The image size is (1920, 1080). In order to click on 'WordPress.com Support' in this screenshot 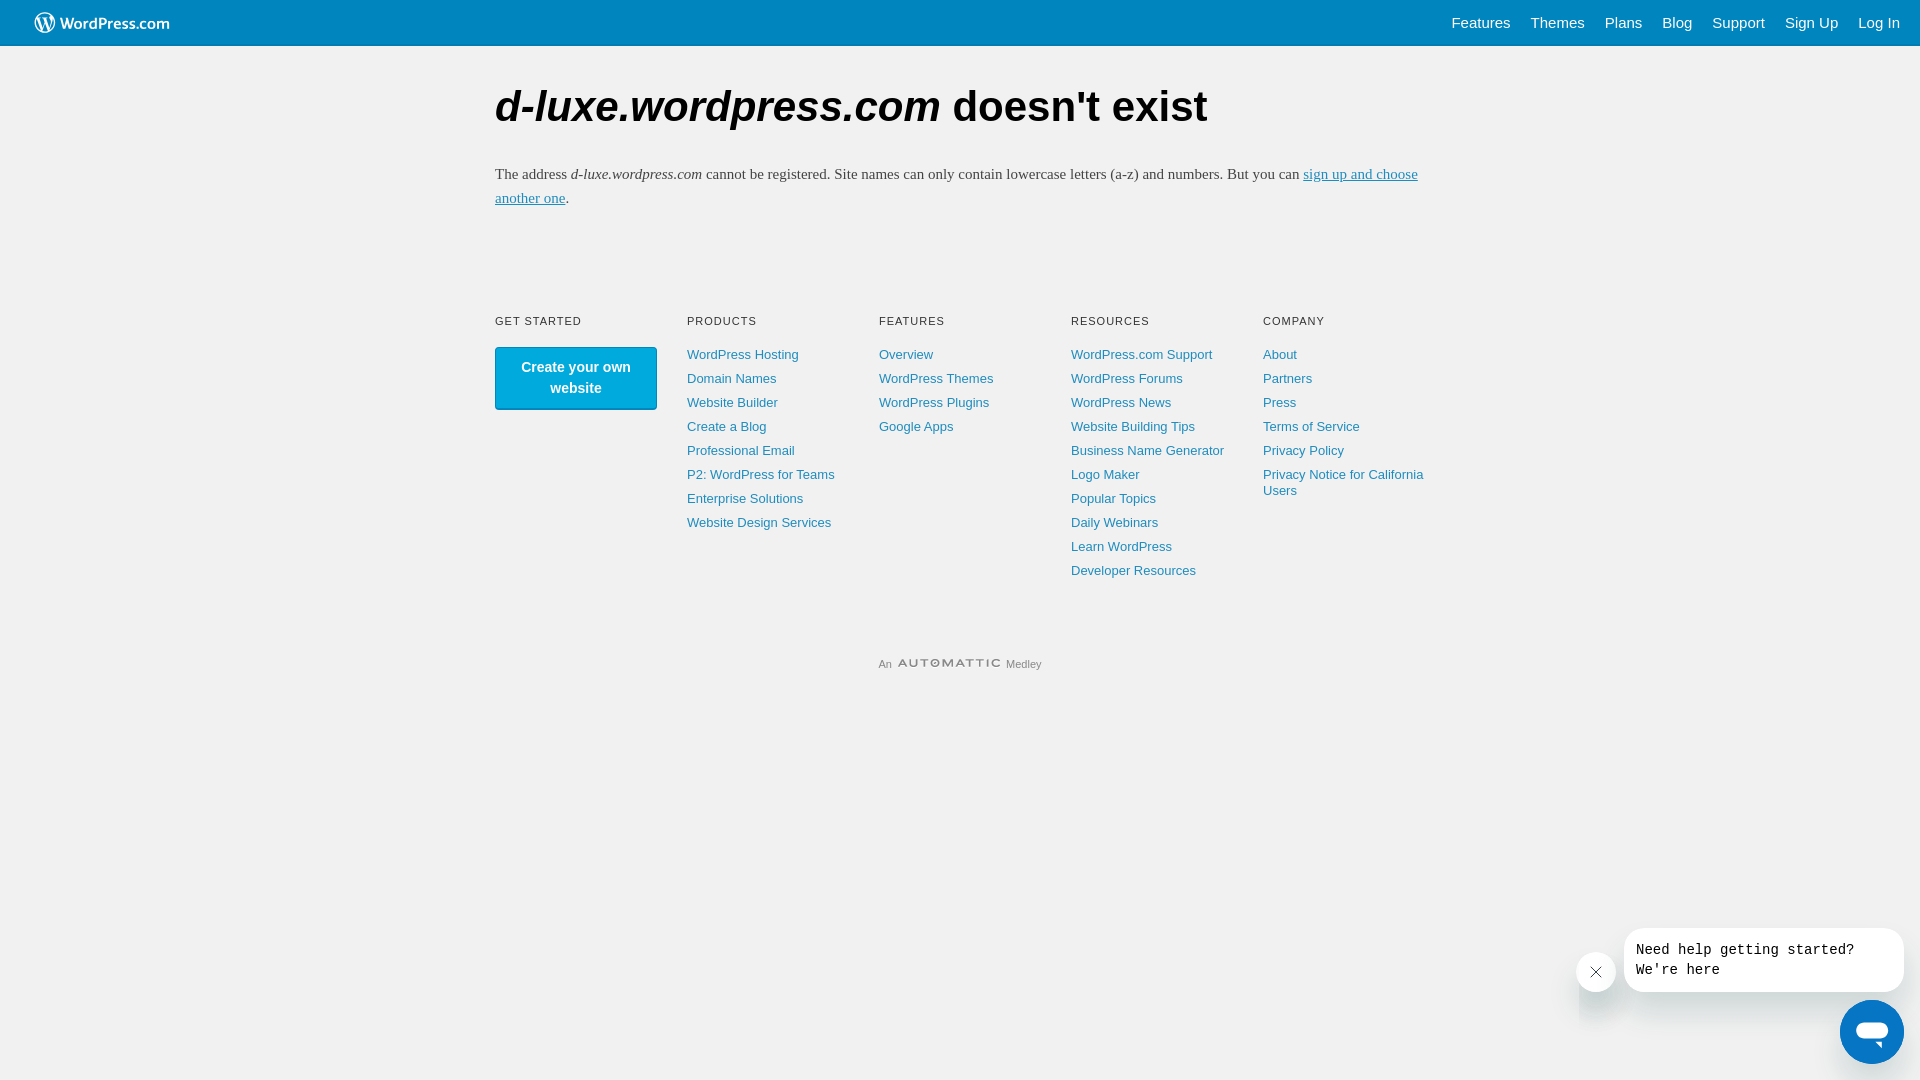, I will do `click(1141, 353)`.